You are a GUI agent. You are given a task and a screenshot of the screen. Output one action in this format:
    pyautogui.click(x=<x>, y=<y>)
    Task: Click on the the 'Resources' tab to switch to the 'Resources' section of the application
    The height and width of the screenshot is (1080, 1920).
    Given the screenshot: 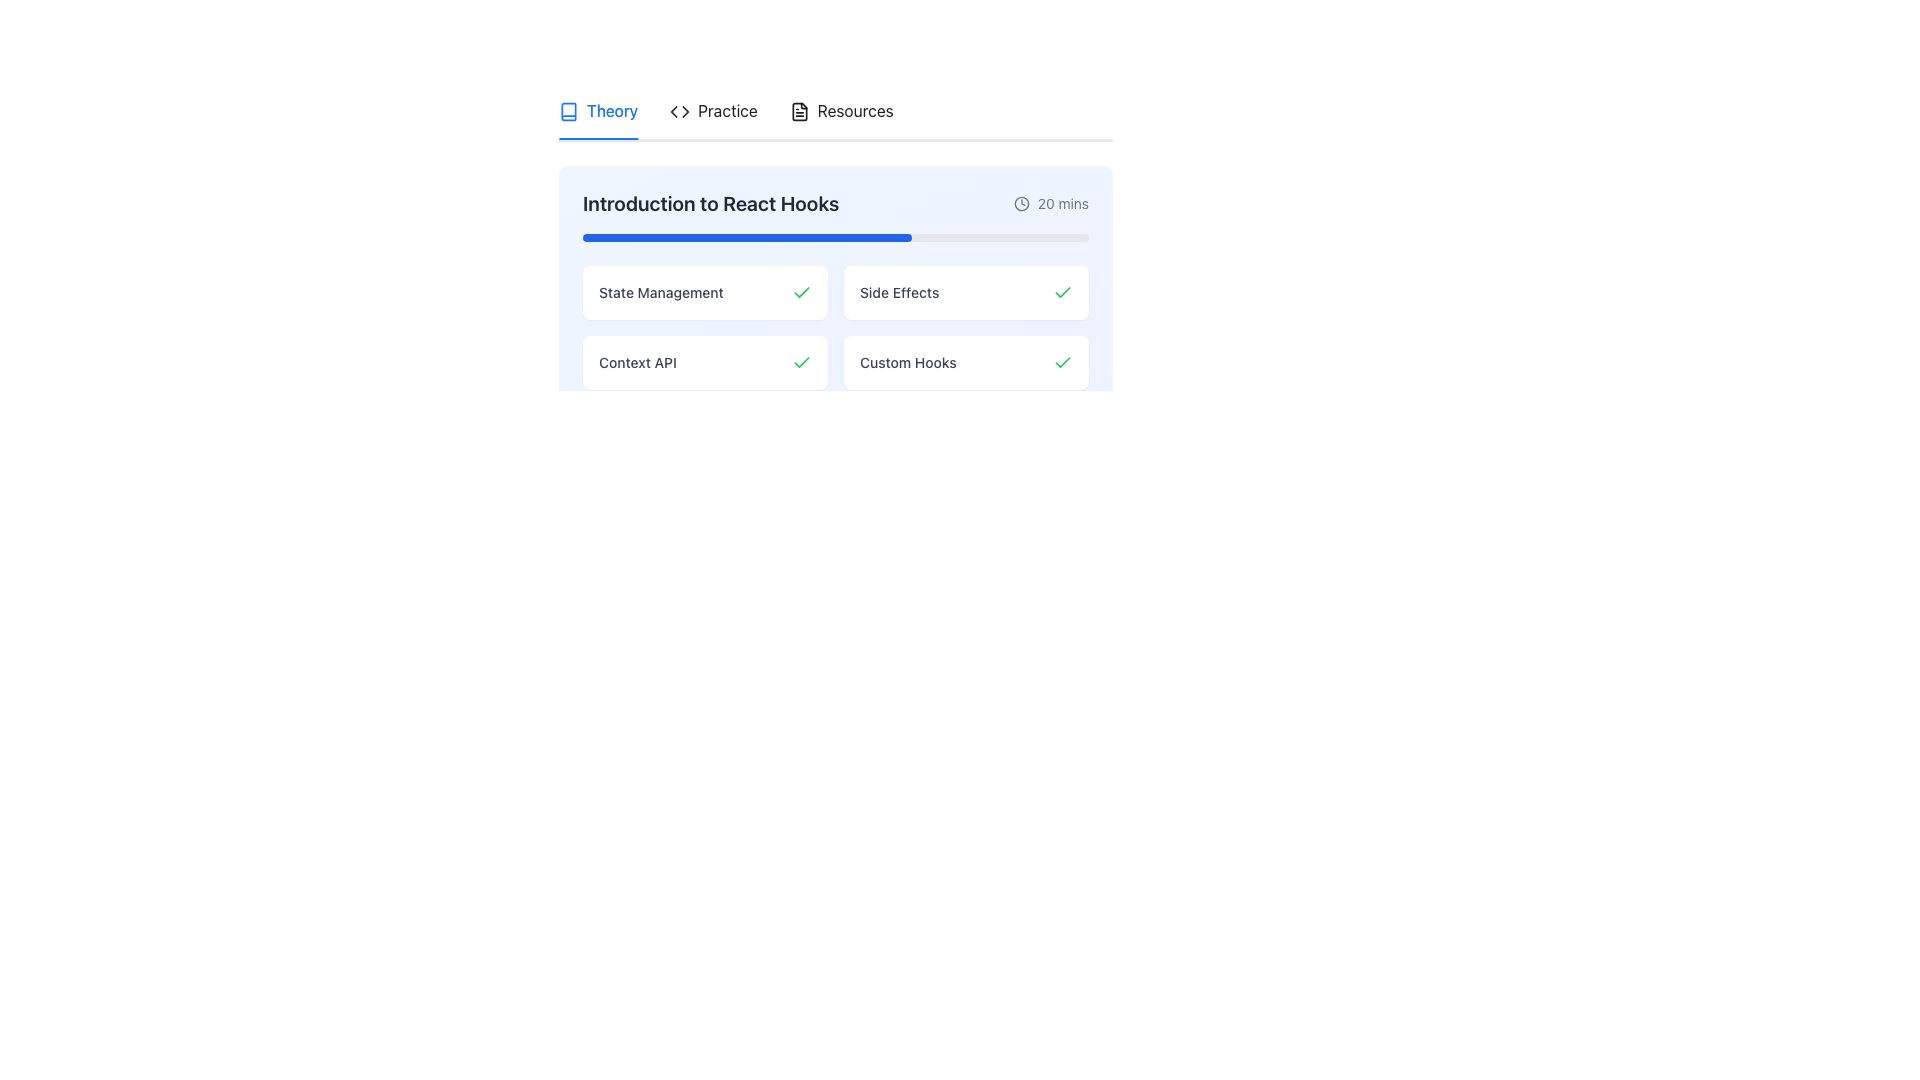 What is the action you would take?
    pyautogui.click(x=841, y=111)
    